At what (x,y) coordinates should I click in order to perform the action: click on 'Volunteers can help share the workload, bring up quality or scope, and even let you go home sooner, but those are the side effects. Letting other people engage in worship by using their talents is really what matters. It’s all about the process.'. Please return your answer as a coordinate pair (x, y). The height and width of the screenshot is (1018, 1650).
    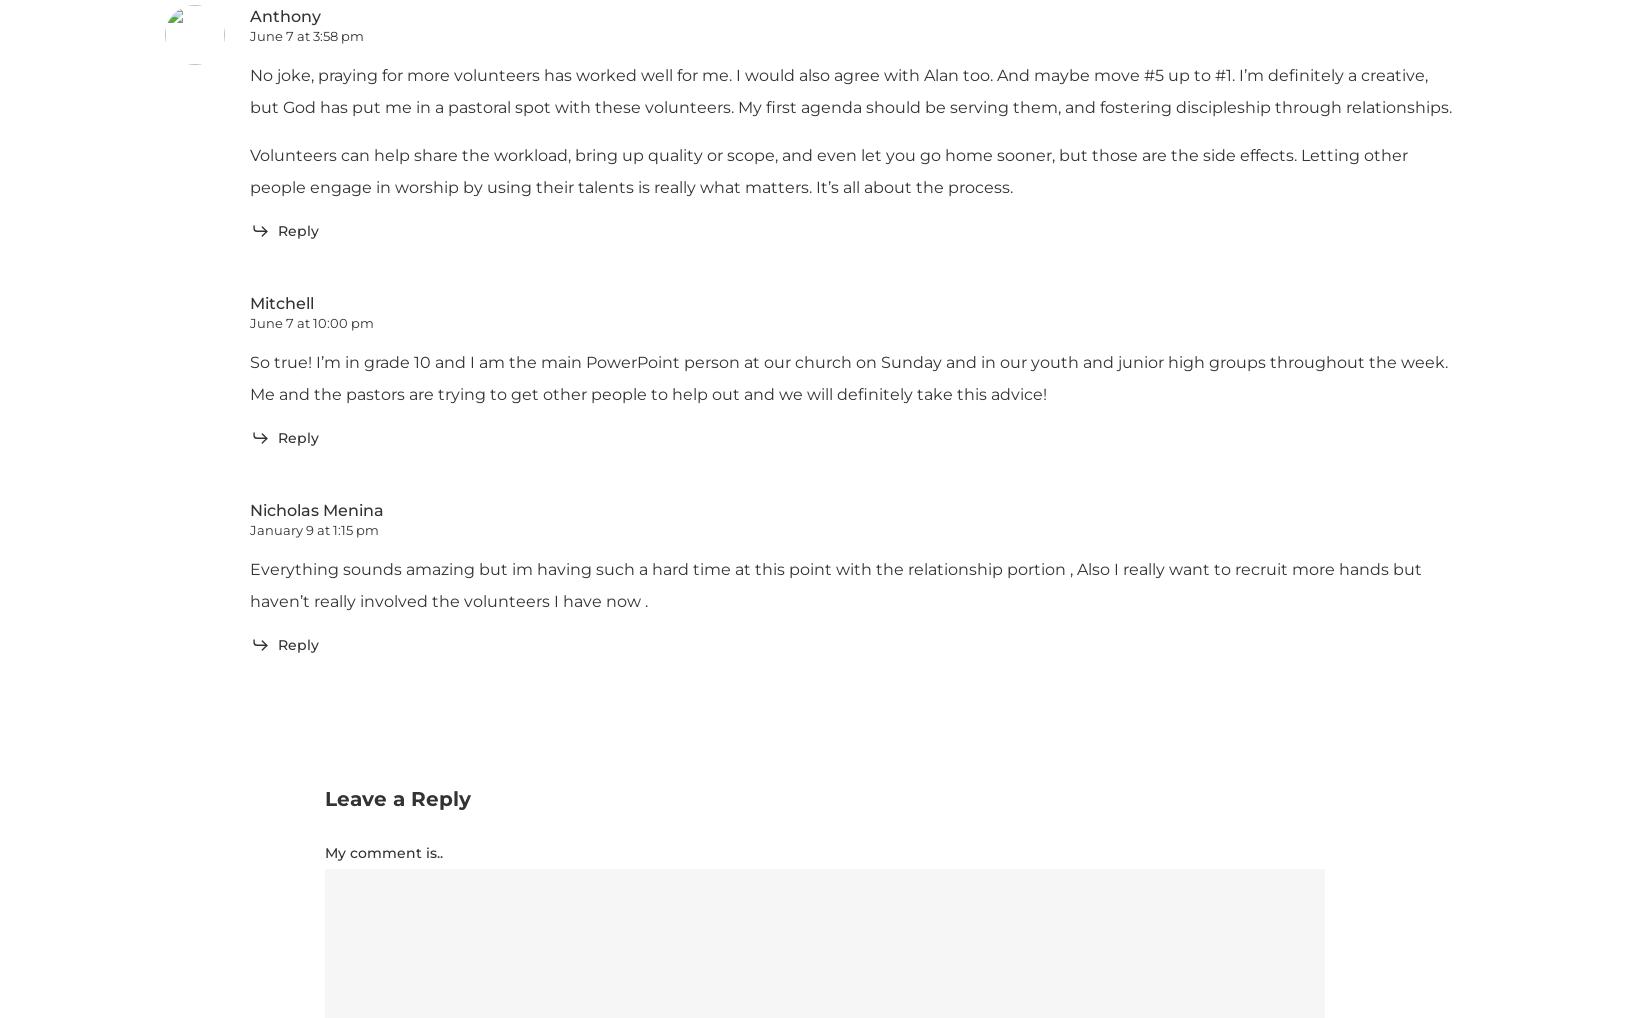
    Looking at the image, I should click on (828, 171).